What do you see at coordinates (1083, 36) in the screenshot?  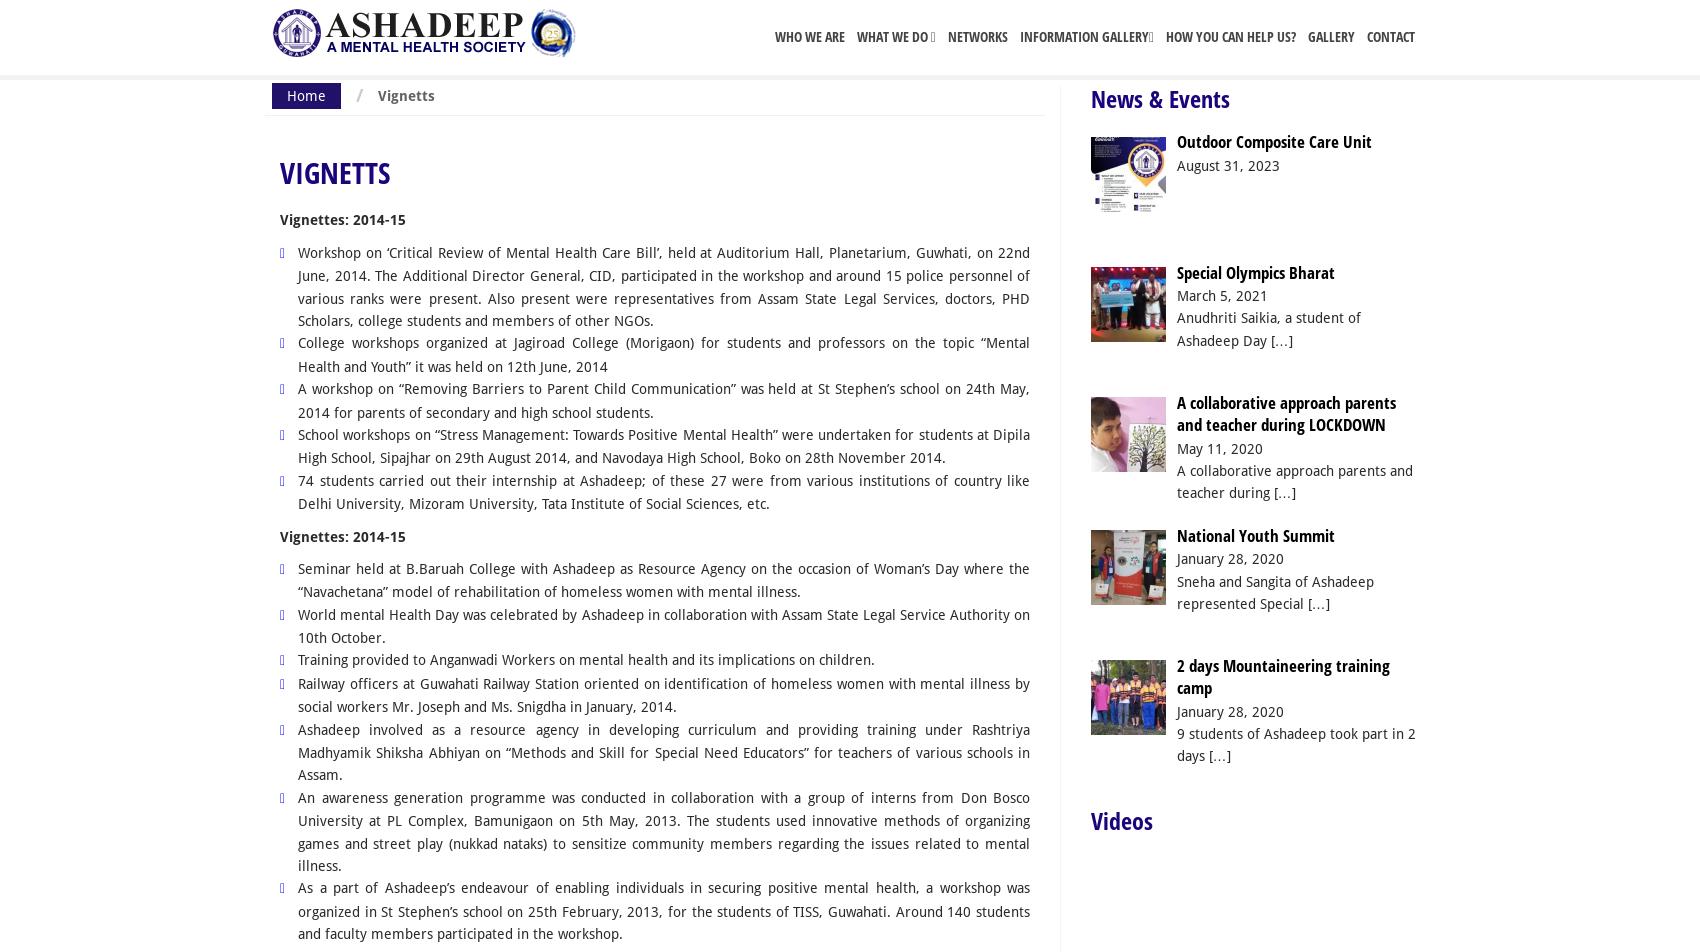 I see `'Information Gallery'` at bounding box center [1083, 36].